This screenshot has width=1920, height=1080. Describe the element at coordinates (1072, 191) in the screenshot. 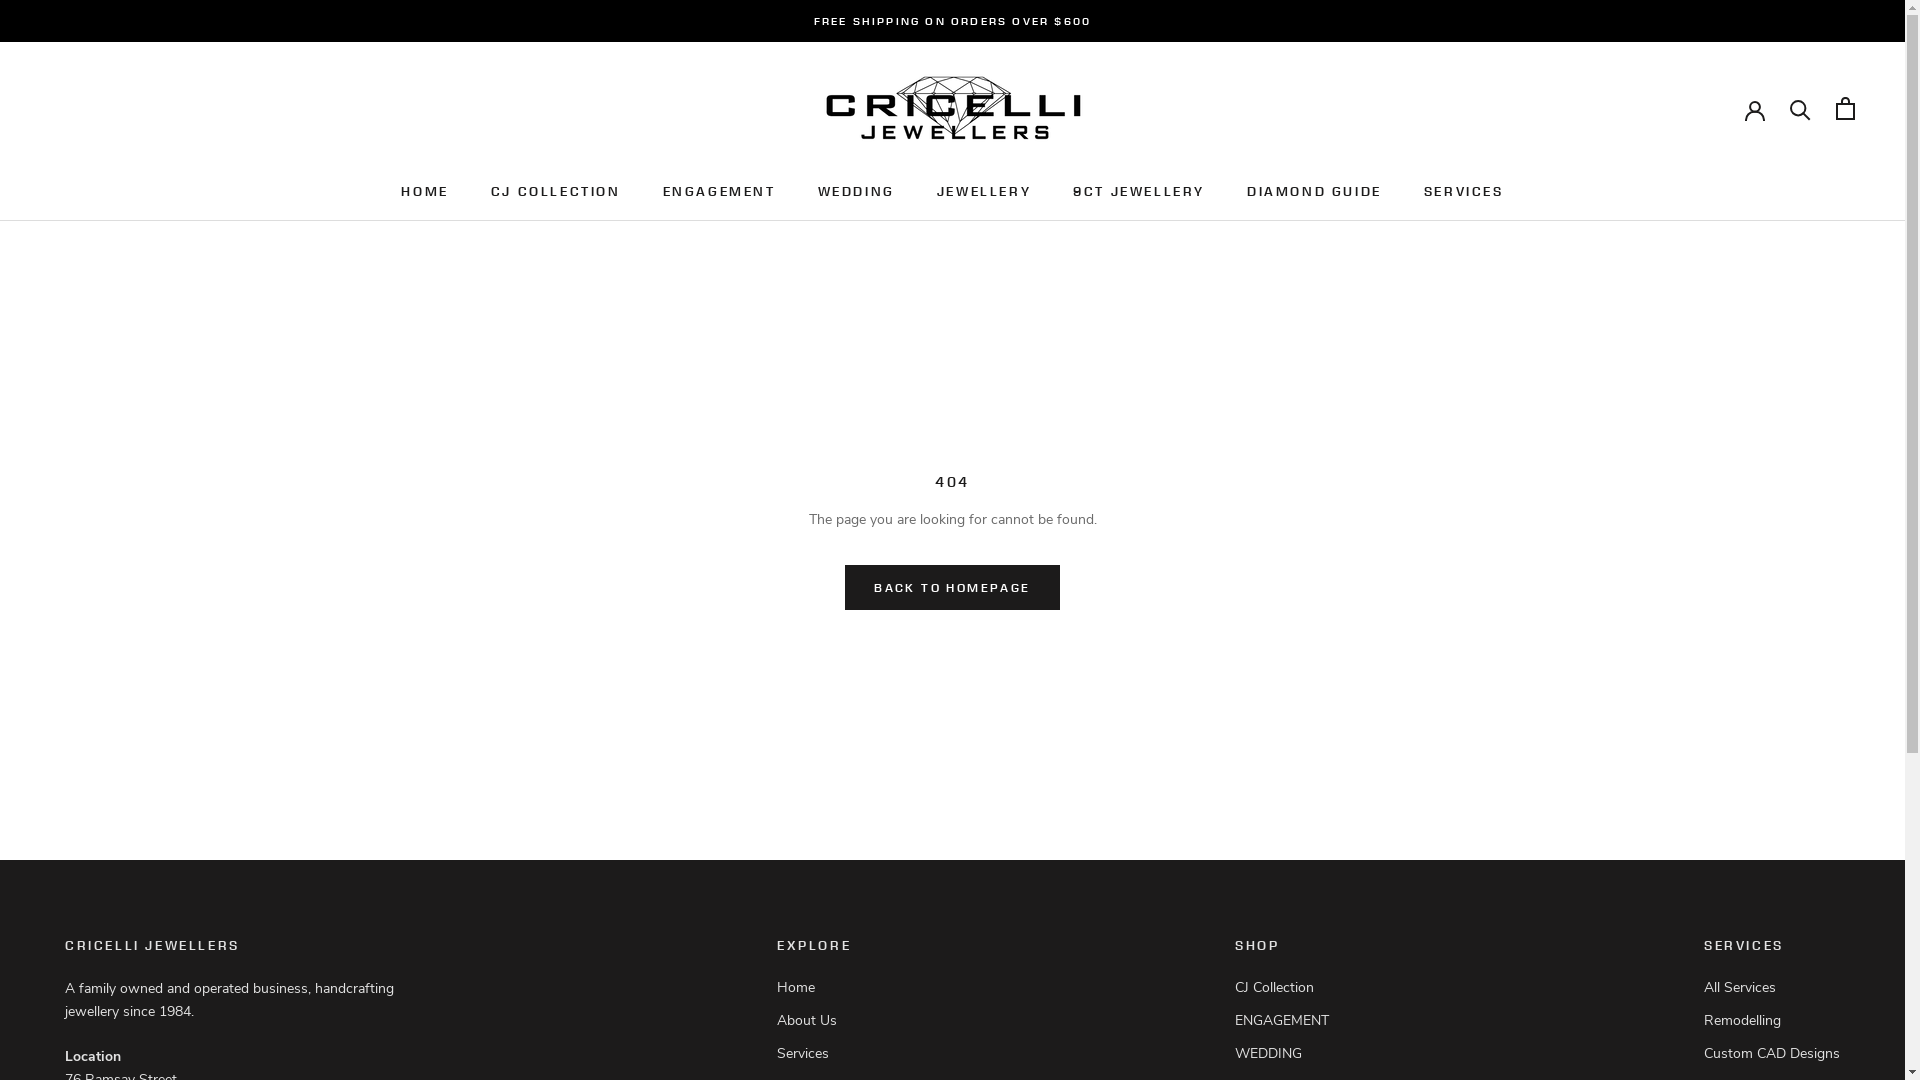

I see `'9CT JEWELLERY'` at that location.